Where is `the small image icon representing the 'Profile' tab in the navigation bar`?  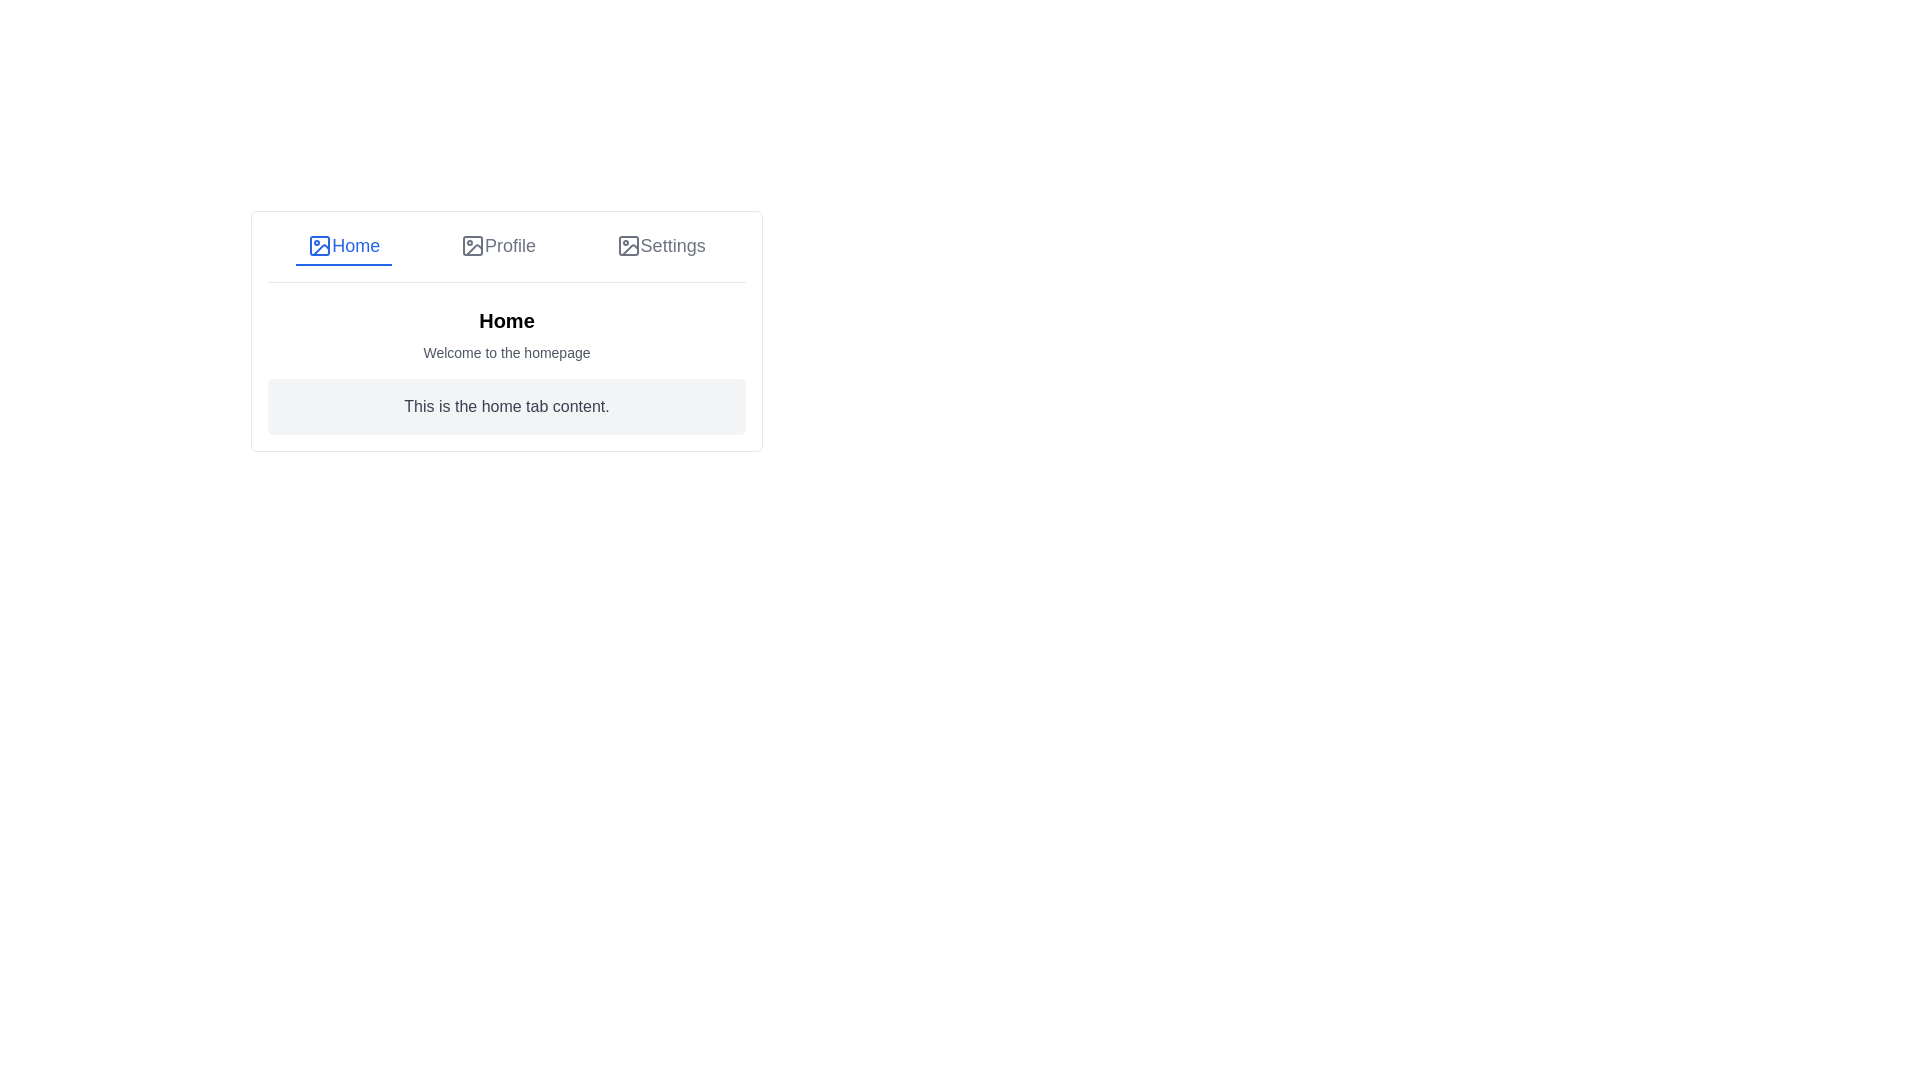 the small image icon representing the 'Profile' tab in the navigation bar is located at coordinates (471, 245).